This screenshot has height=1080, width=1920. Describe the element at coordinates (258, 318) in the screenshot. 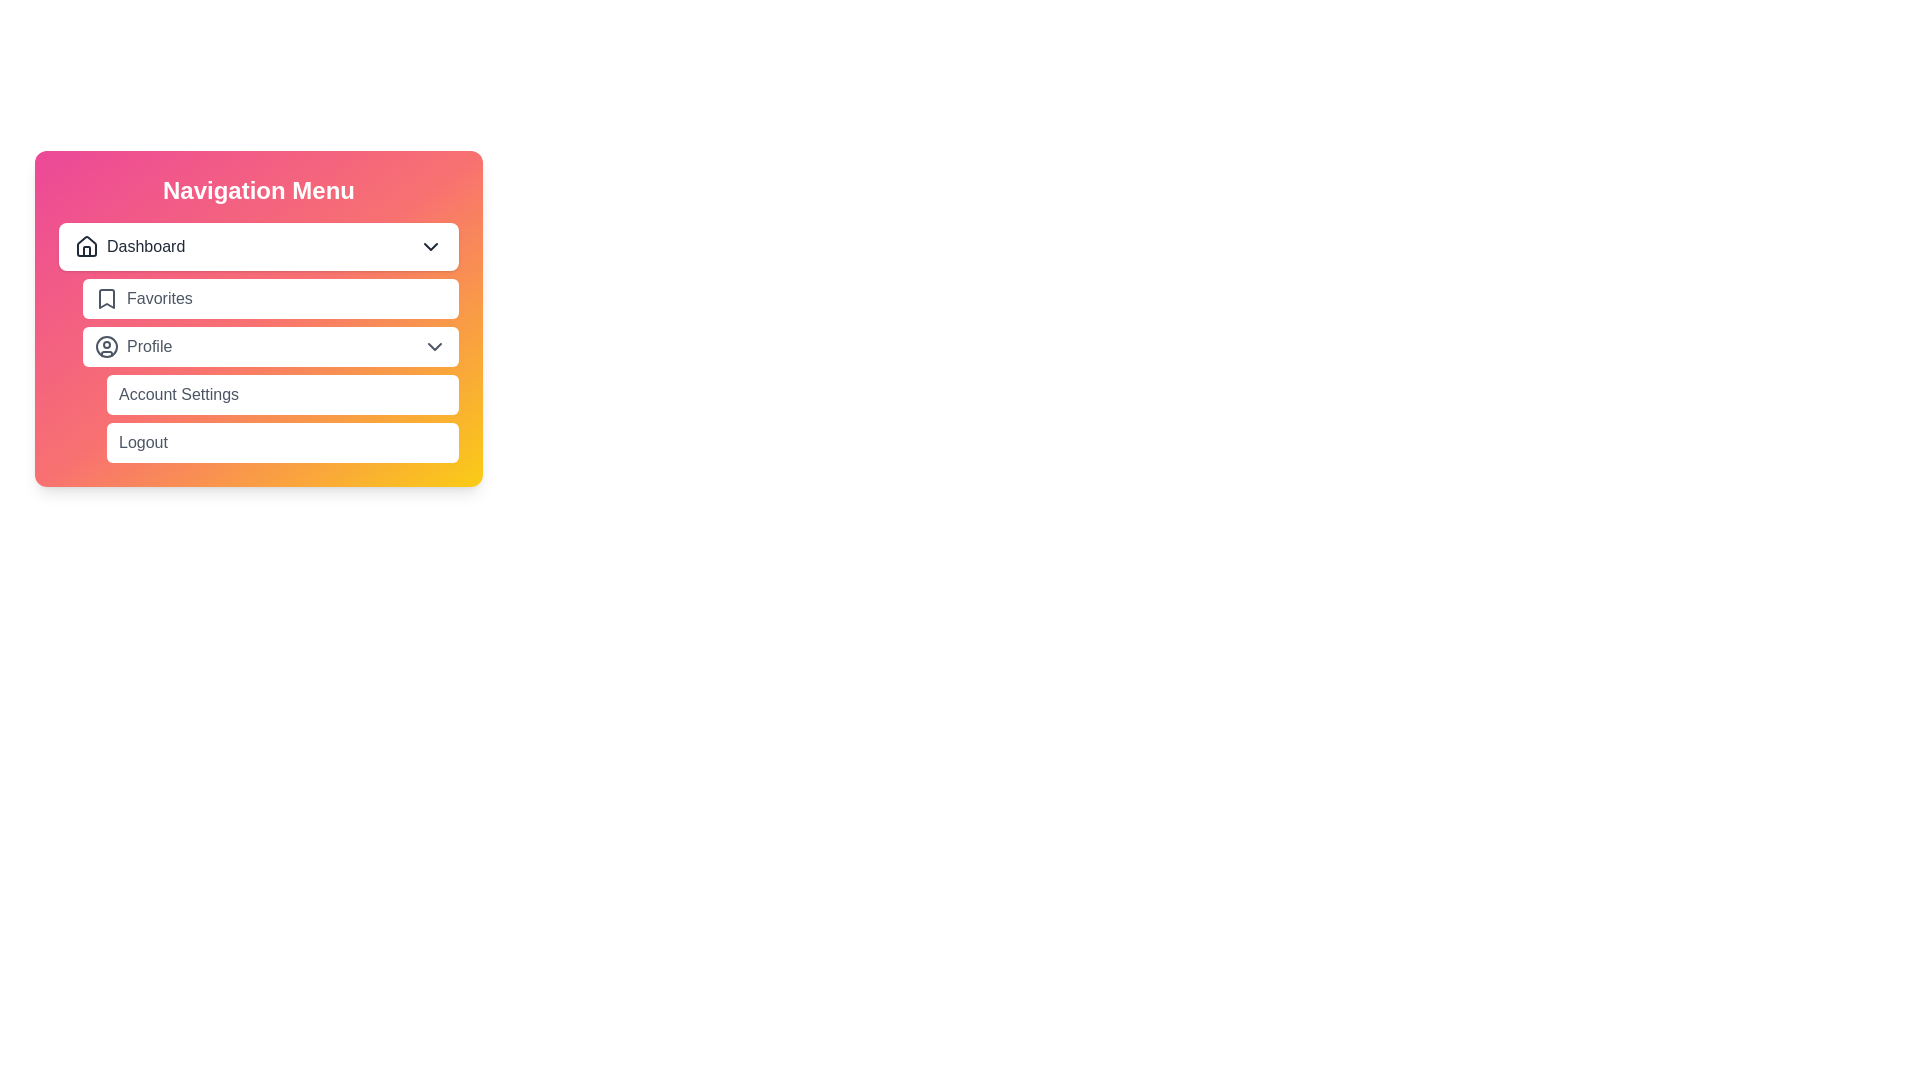

I see `the 'Favorites' button, which is the second button in the vertical navigation menu` at that location.